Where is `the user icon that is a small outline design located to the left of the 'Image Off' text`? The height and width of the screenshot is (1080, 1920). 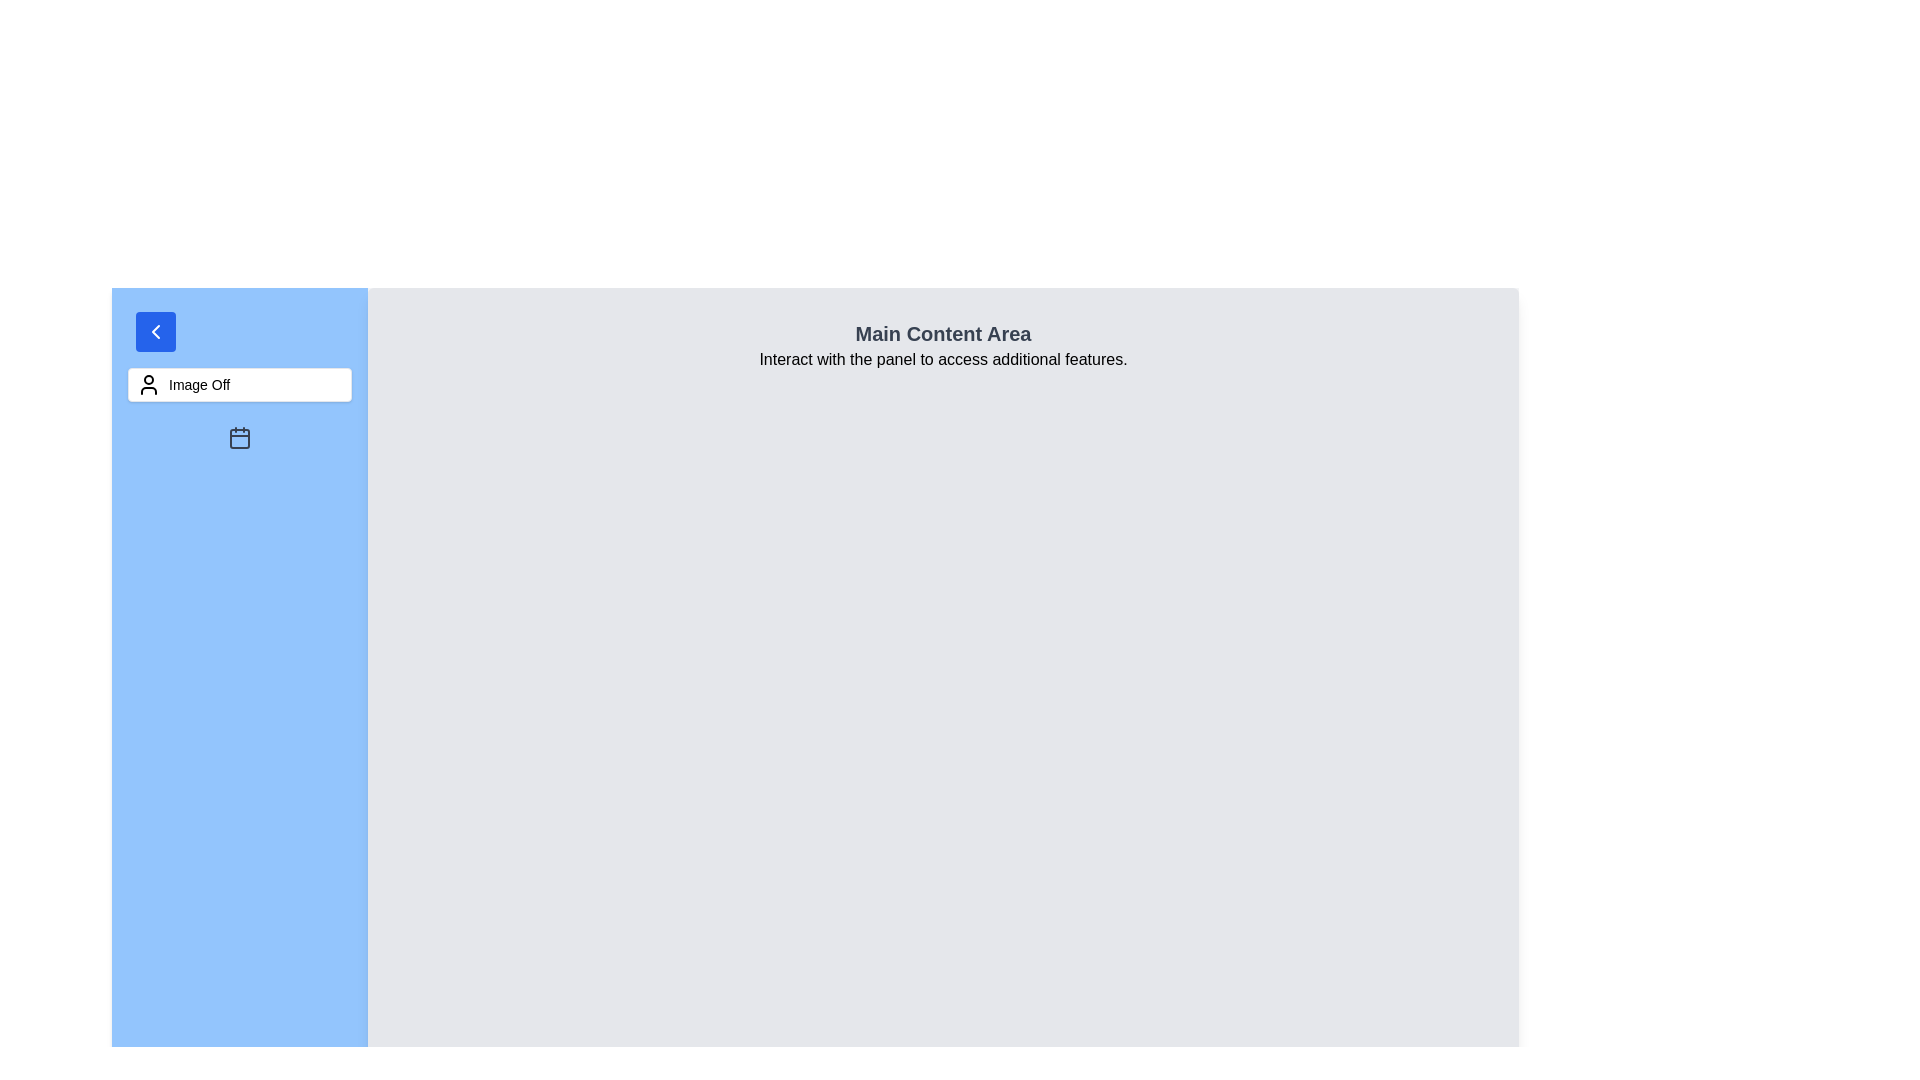
the user icon that is a small outline design located to the left of the 'Image Off' text is located at coordinates (147, 385).